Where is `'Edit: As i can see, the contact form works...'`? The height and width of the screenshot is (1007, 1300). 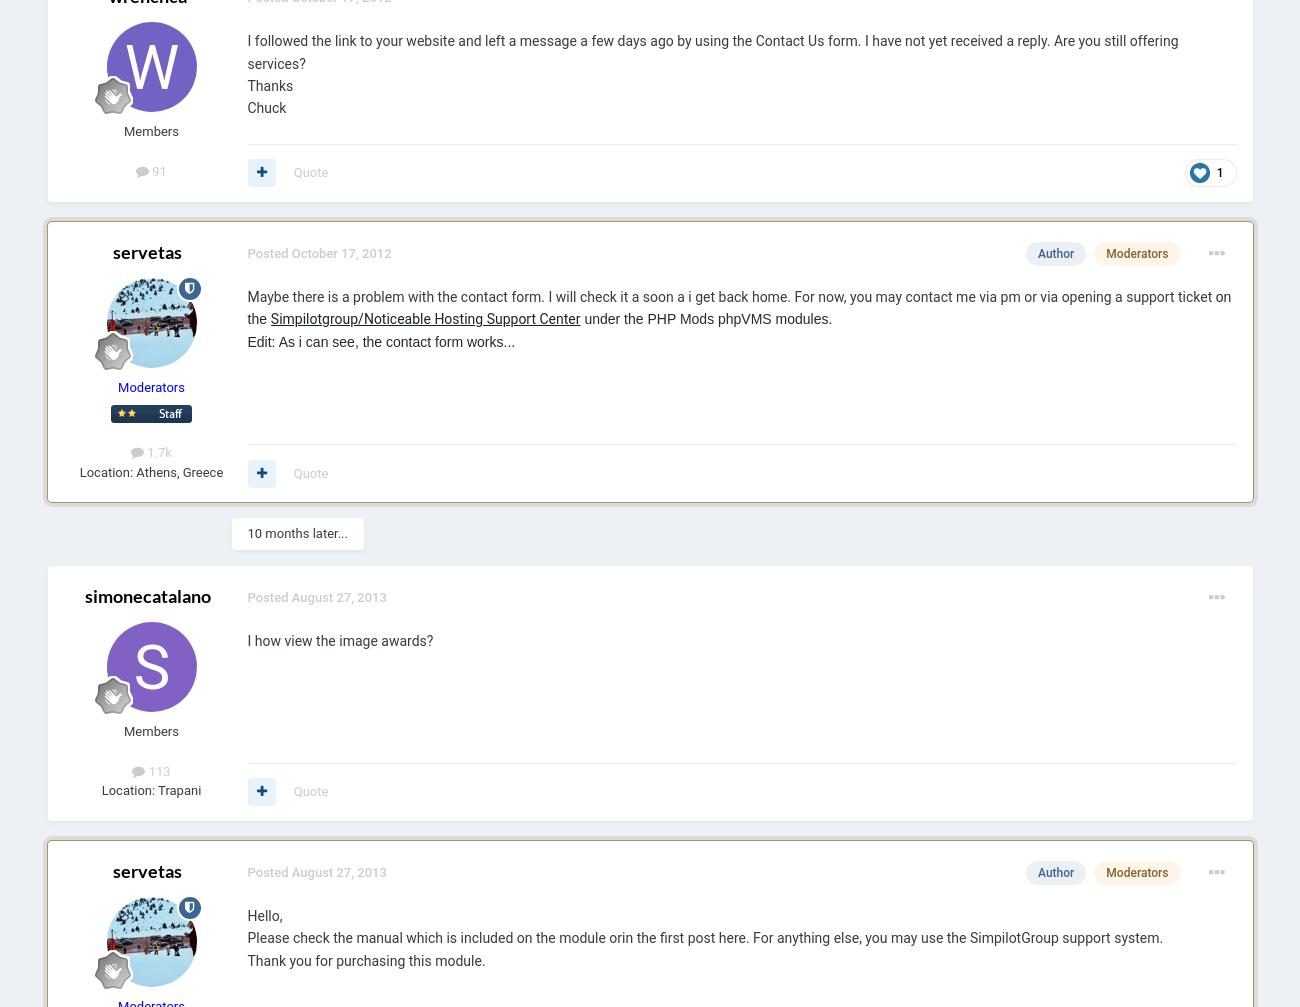
'Edit: As i can see, the contact form works...' is located at coordinates (381, 340).